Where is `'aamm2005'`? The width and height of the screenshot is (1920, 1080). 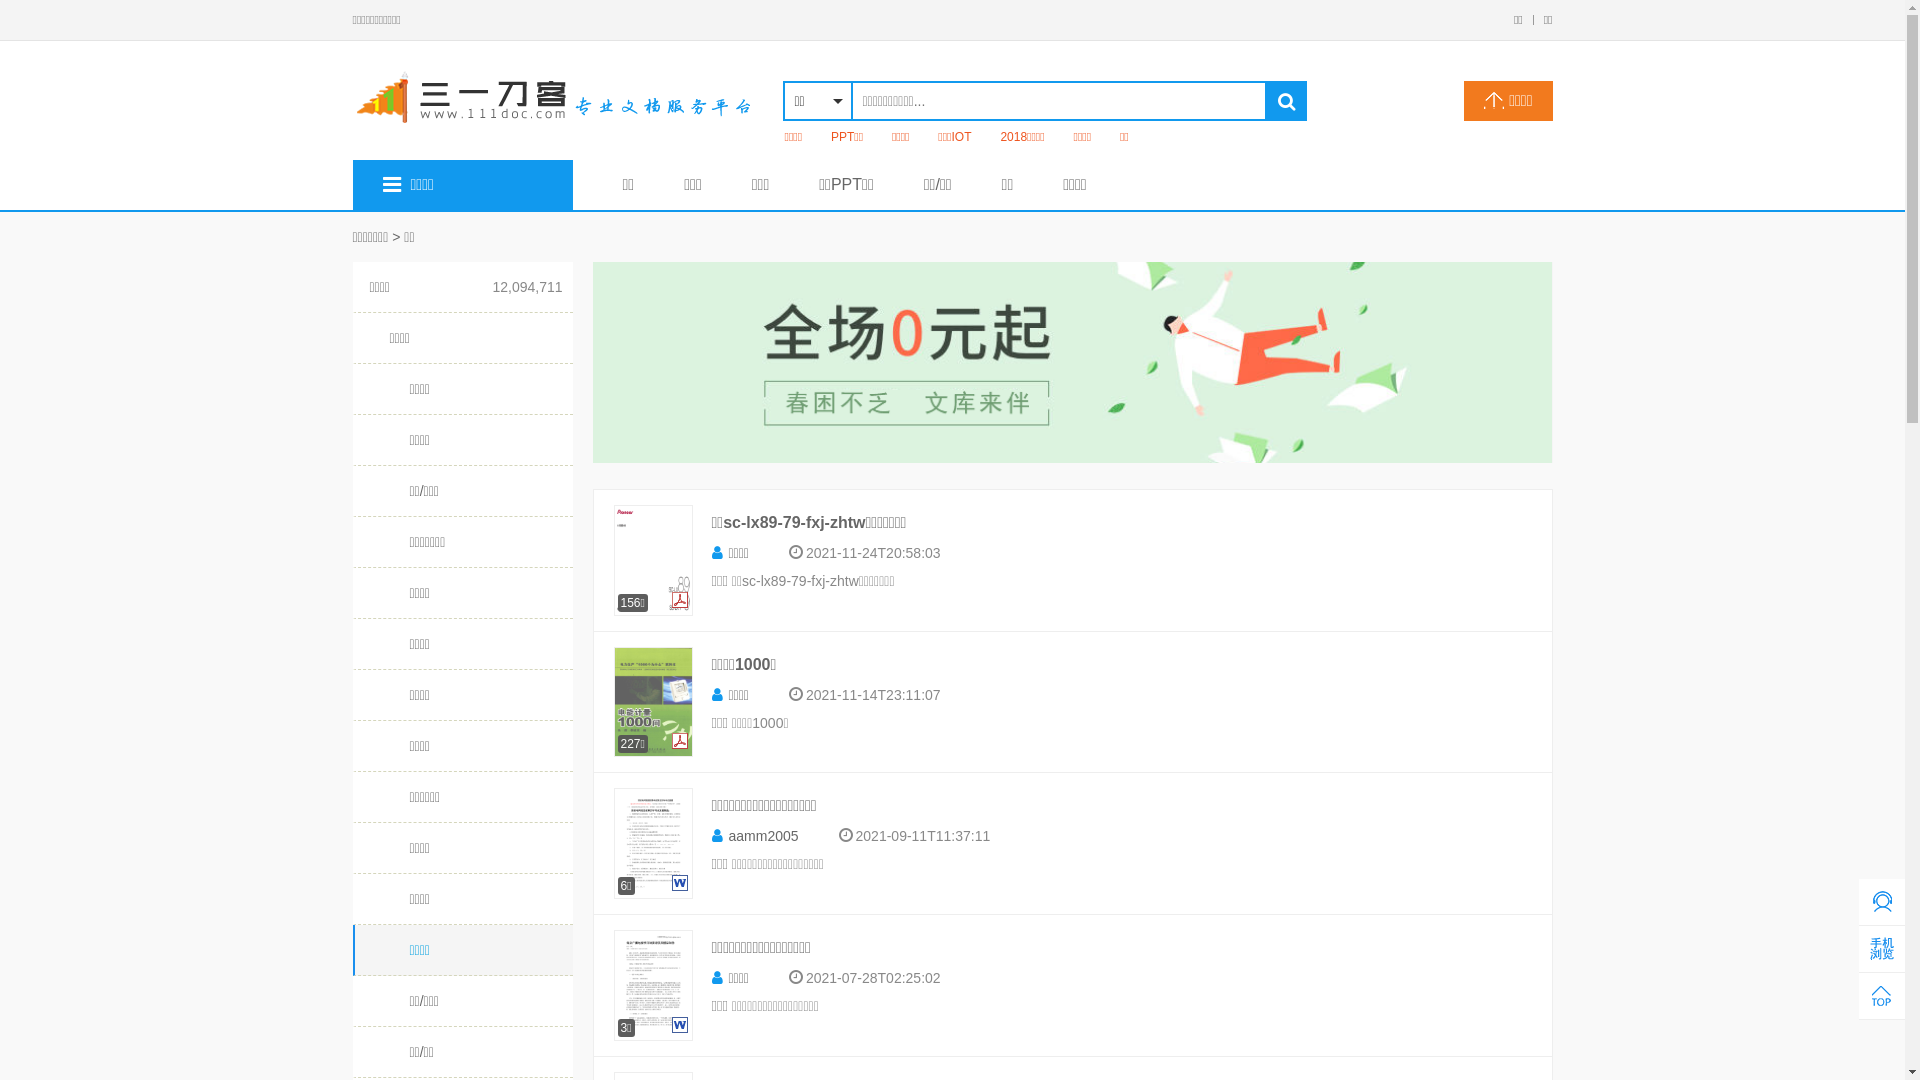
'aamm2005' is located at coordinates (754, 836).